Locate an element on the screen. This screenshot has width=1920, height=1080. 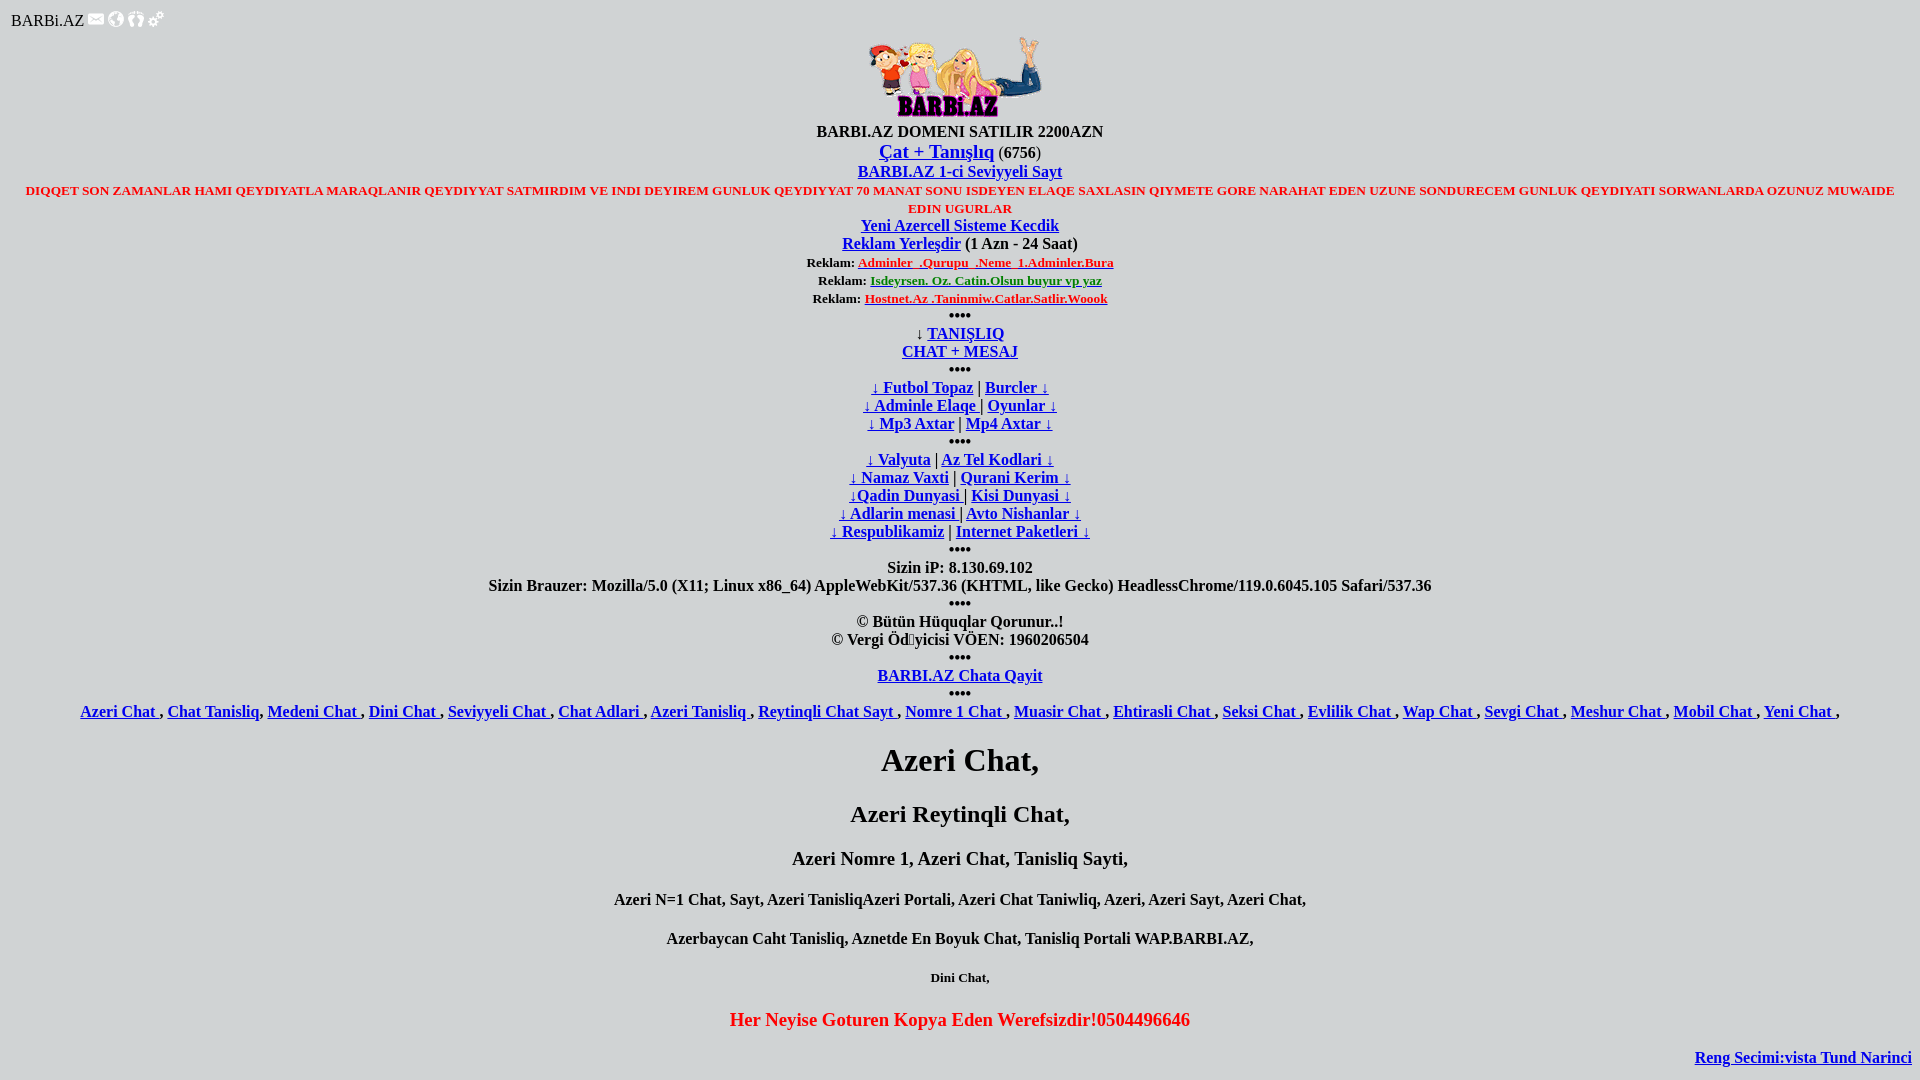
'Adminler_.Qurupu_.Neme_1.Adminler.Bura' is located at coordinates (985, 261).